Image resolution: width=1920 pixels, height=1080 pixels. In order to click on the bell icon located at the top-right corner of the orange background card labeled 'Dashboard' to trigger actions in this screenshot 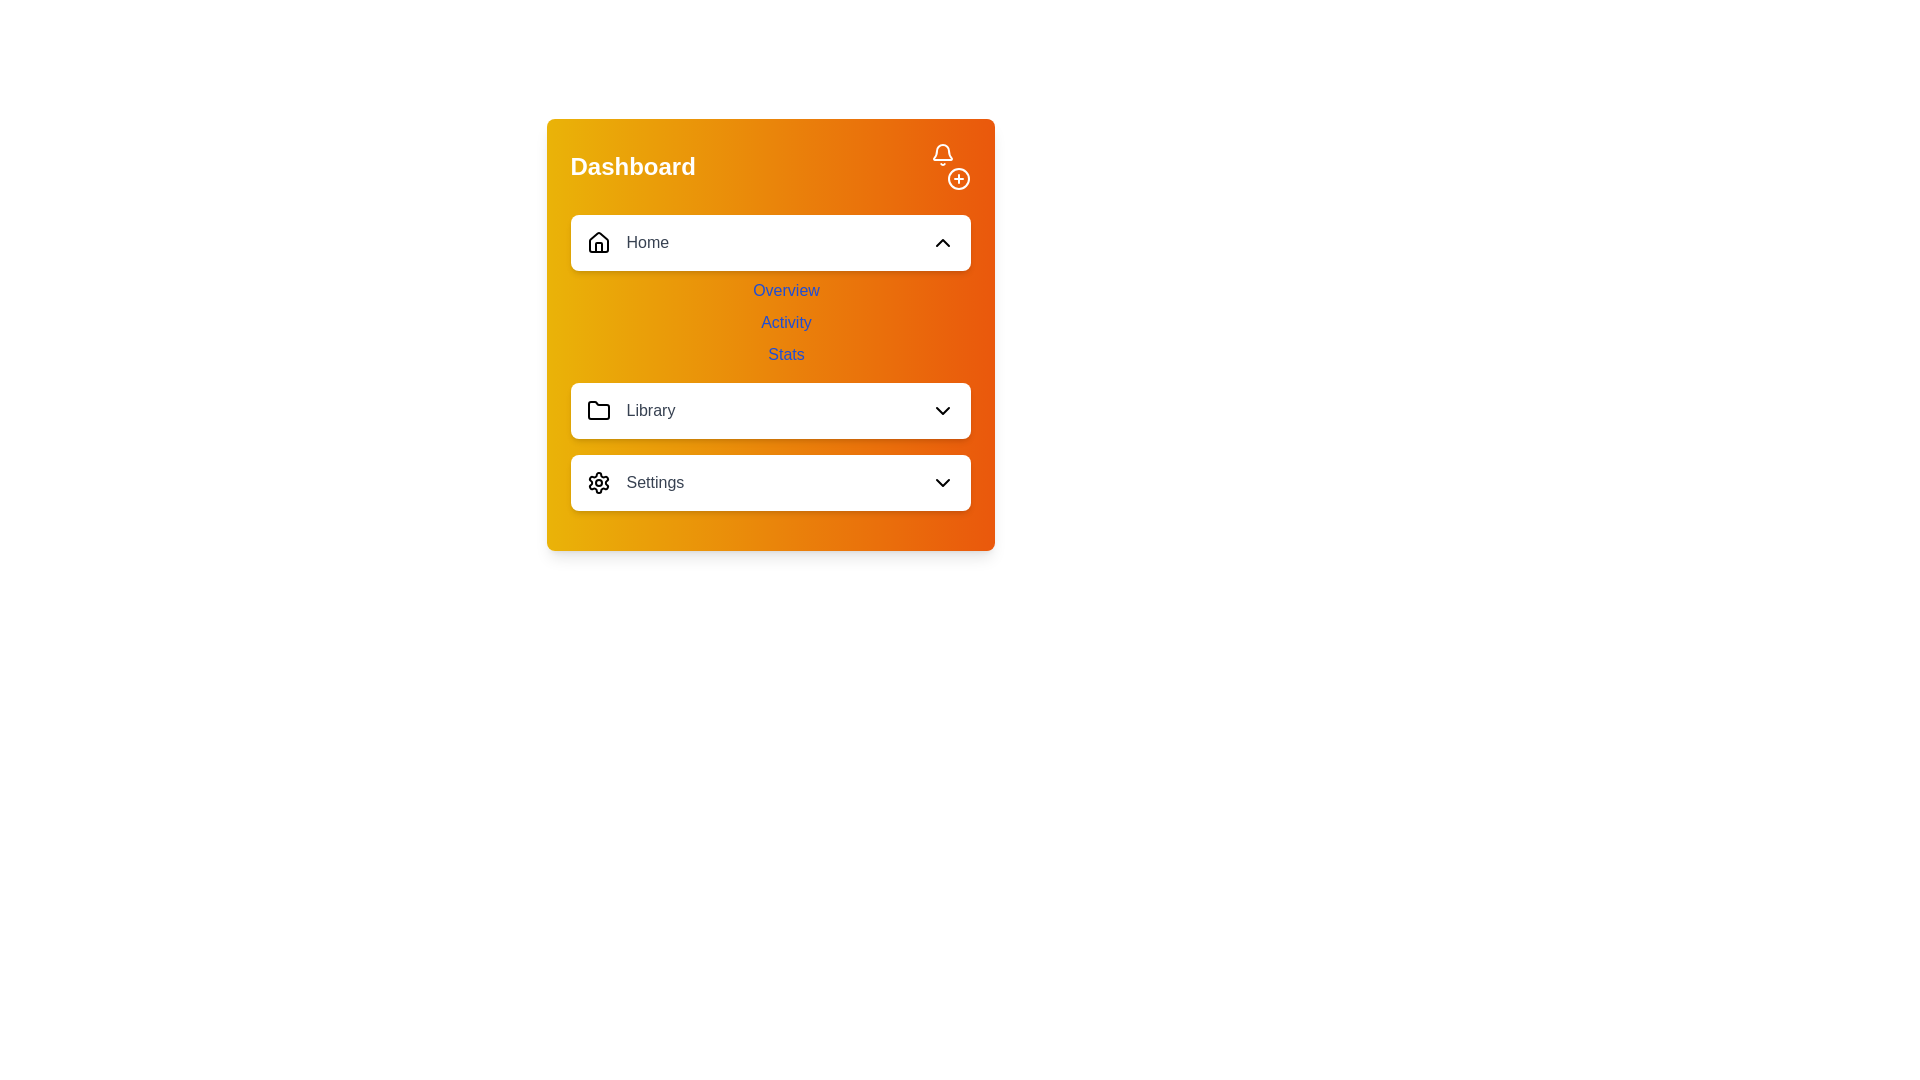, I will do `click(941, 151)`.